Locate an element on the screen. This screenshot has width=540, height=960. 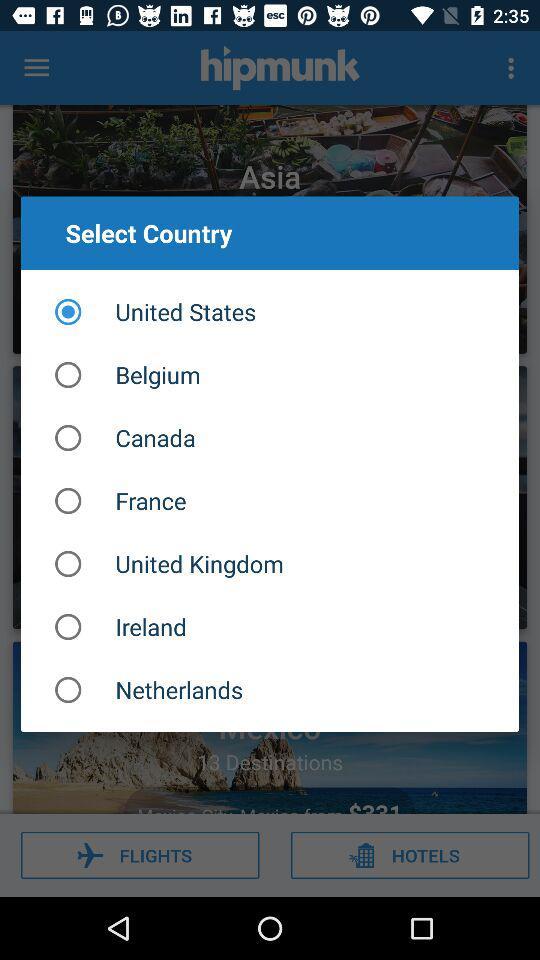
united states at the top is located at coordinates (270, 312).